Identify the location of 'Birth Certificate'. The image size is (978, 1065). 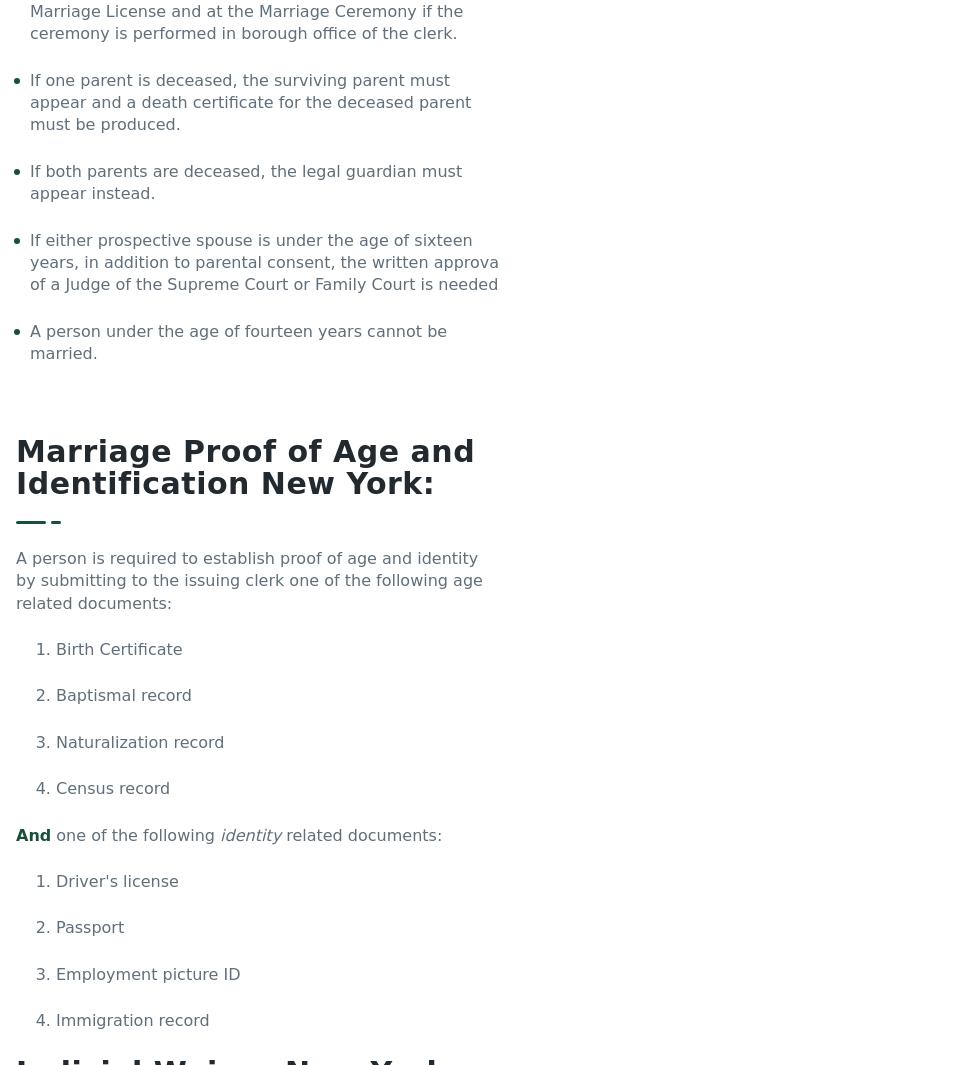
(119, 649).